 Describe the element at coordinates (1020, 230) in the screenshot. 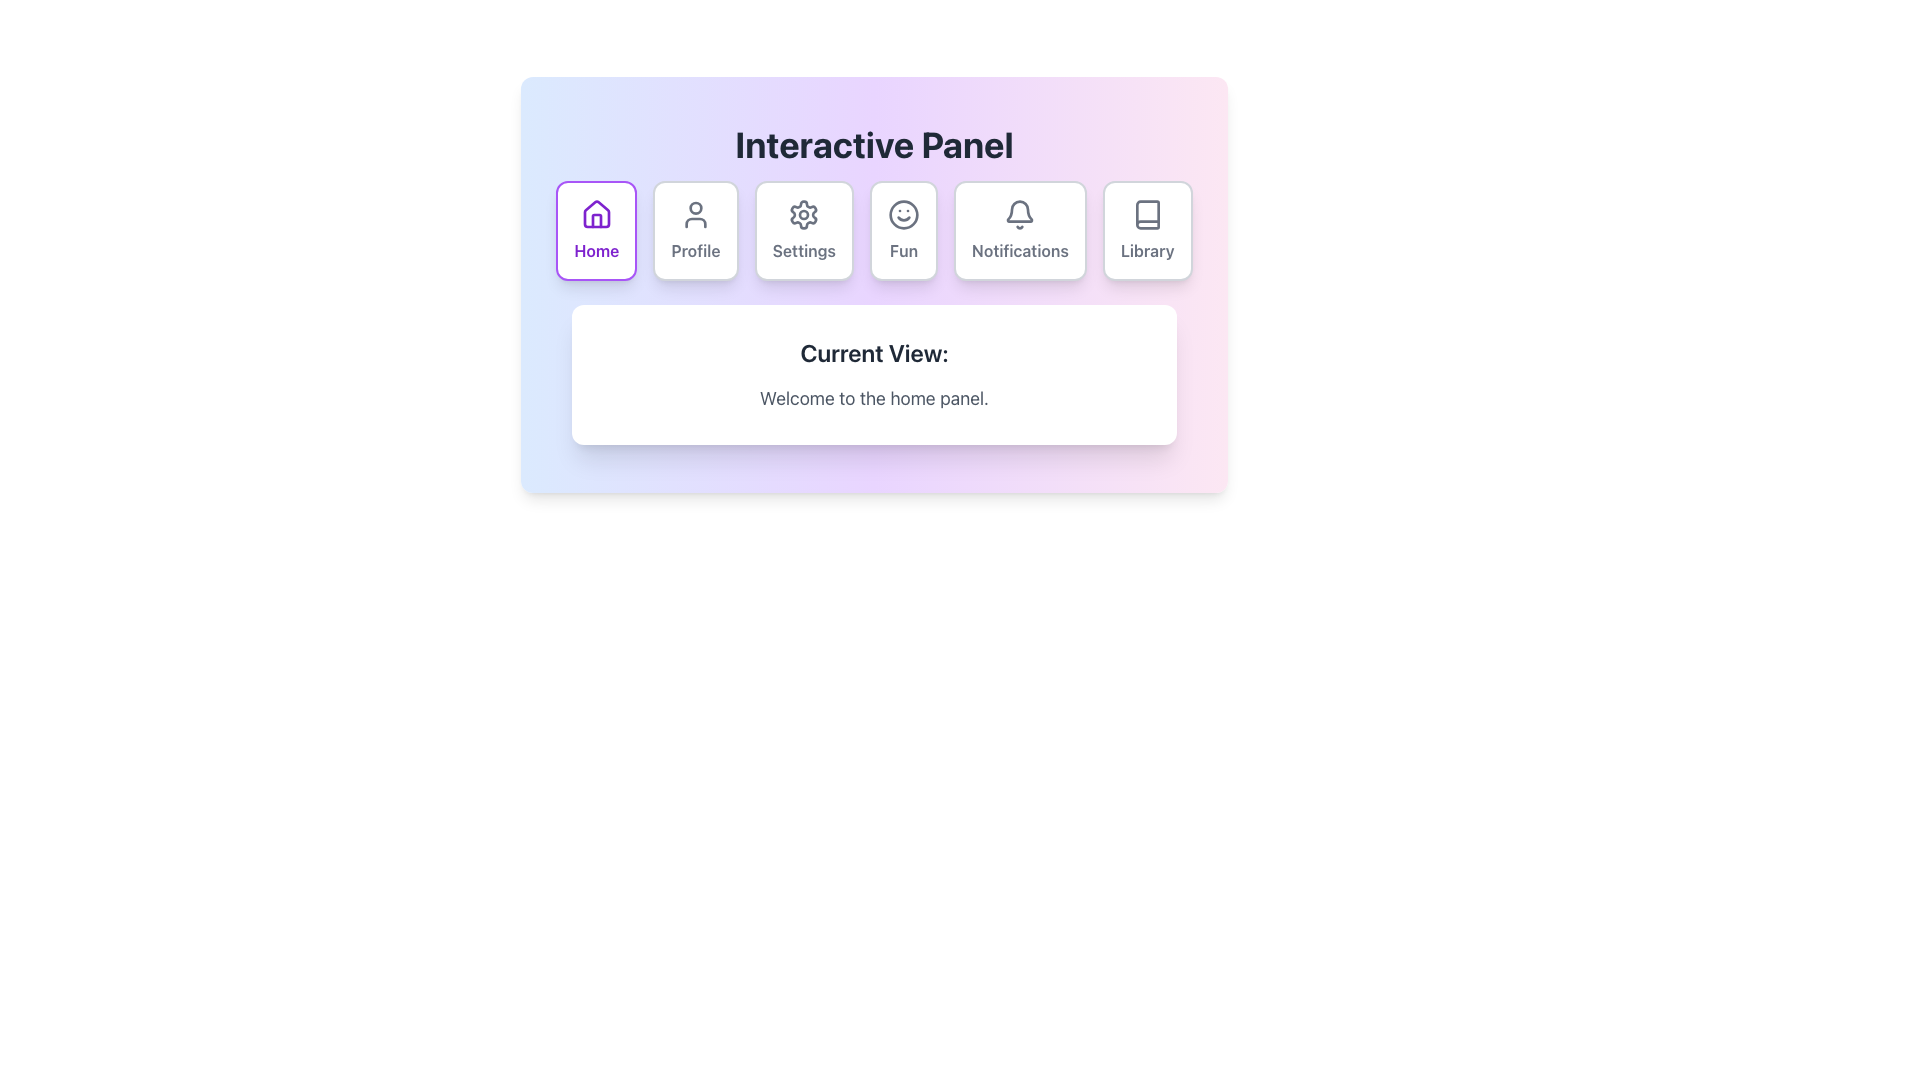

I see `the Notifications button, which is a rectangular component with a white background and a bell icon above the text 'Notifications', positioned fifth from the left` at that location.